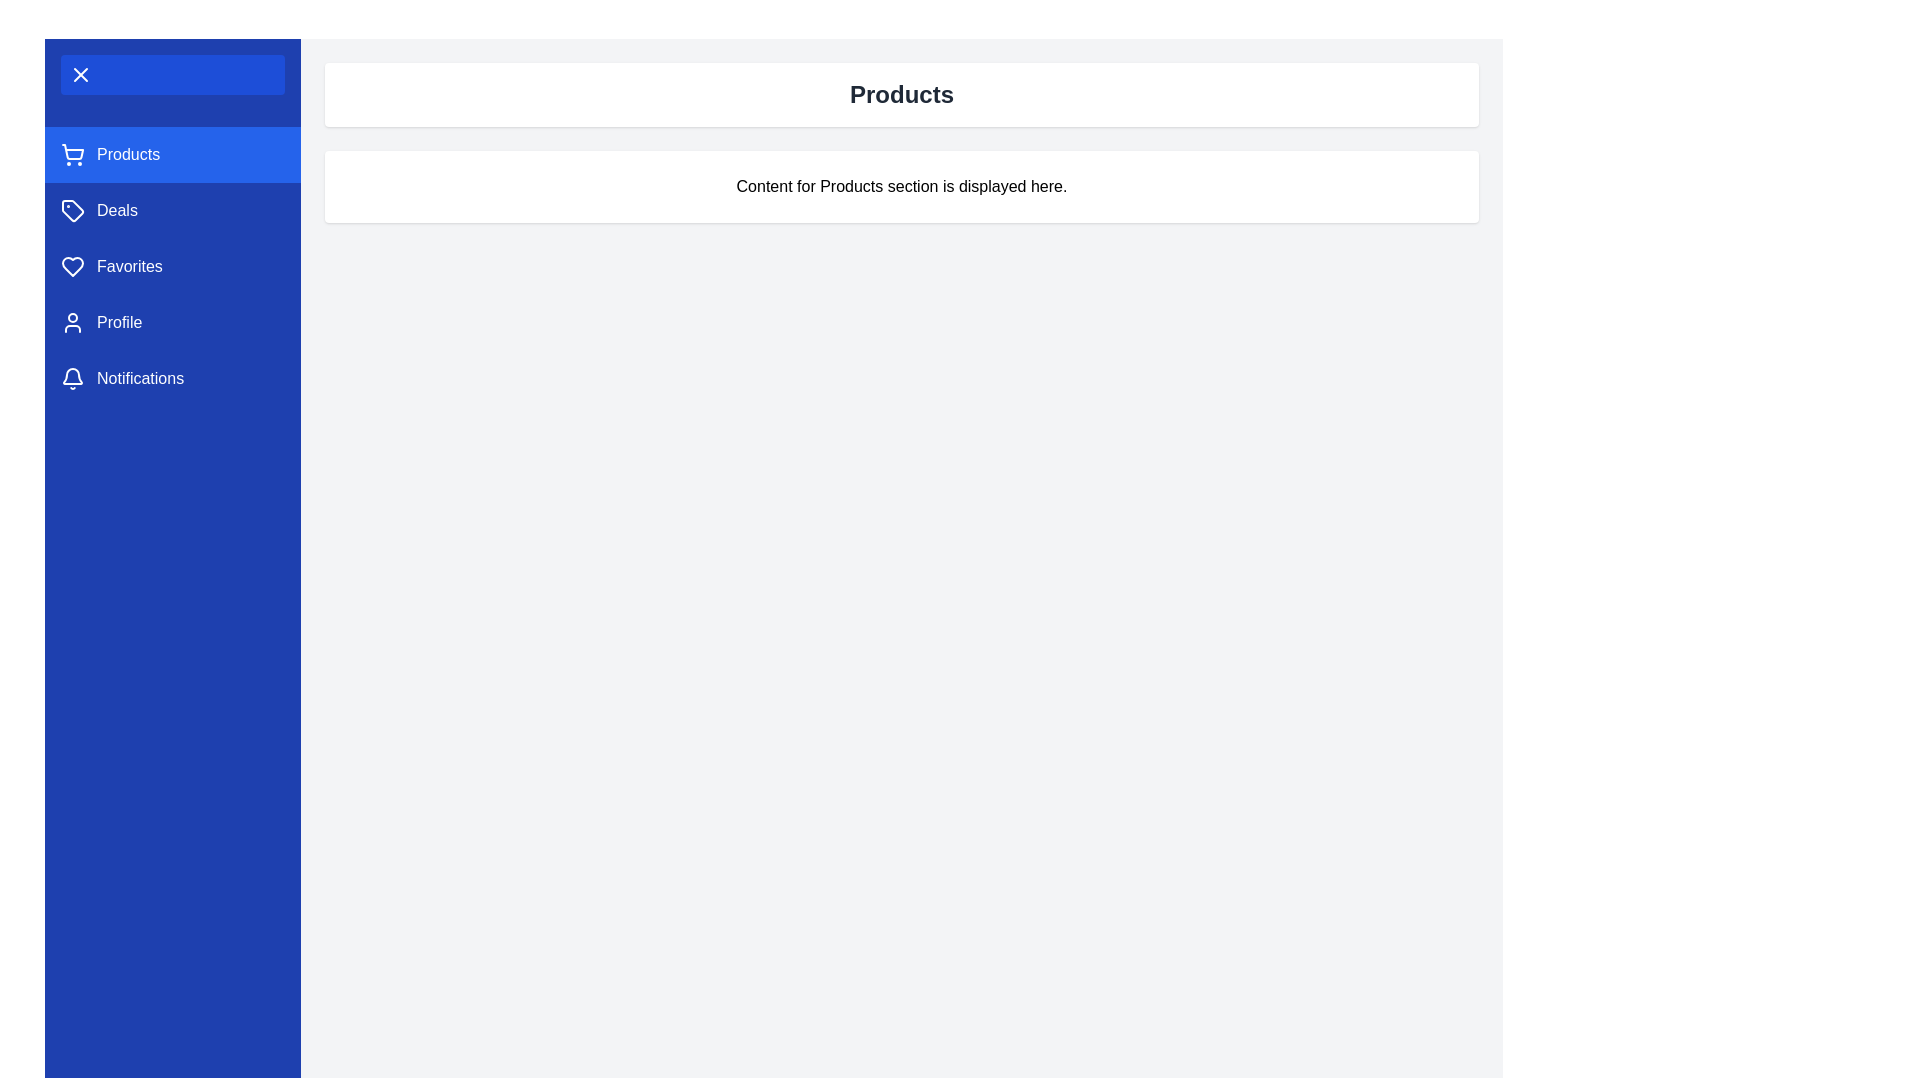 The image size is (1920, 1080). I want to click on text content of the 'Products' label, which is a left-aligned text label displaying the word 'Products' in a sans-serif font, located to the right of a shopping cart icon in the vertical menu, so click(127, 153).